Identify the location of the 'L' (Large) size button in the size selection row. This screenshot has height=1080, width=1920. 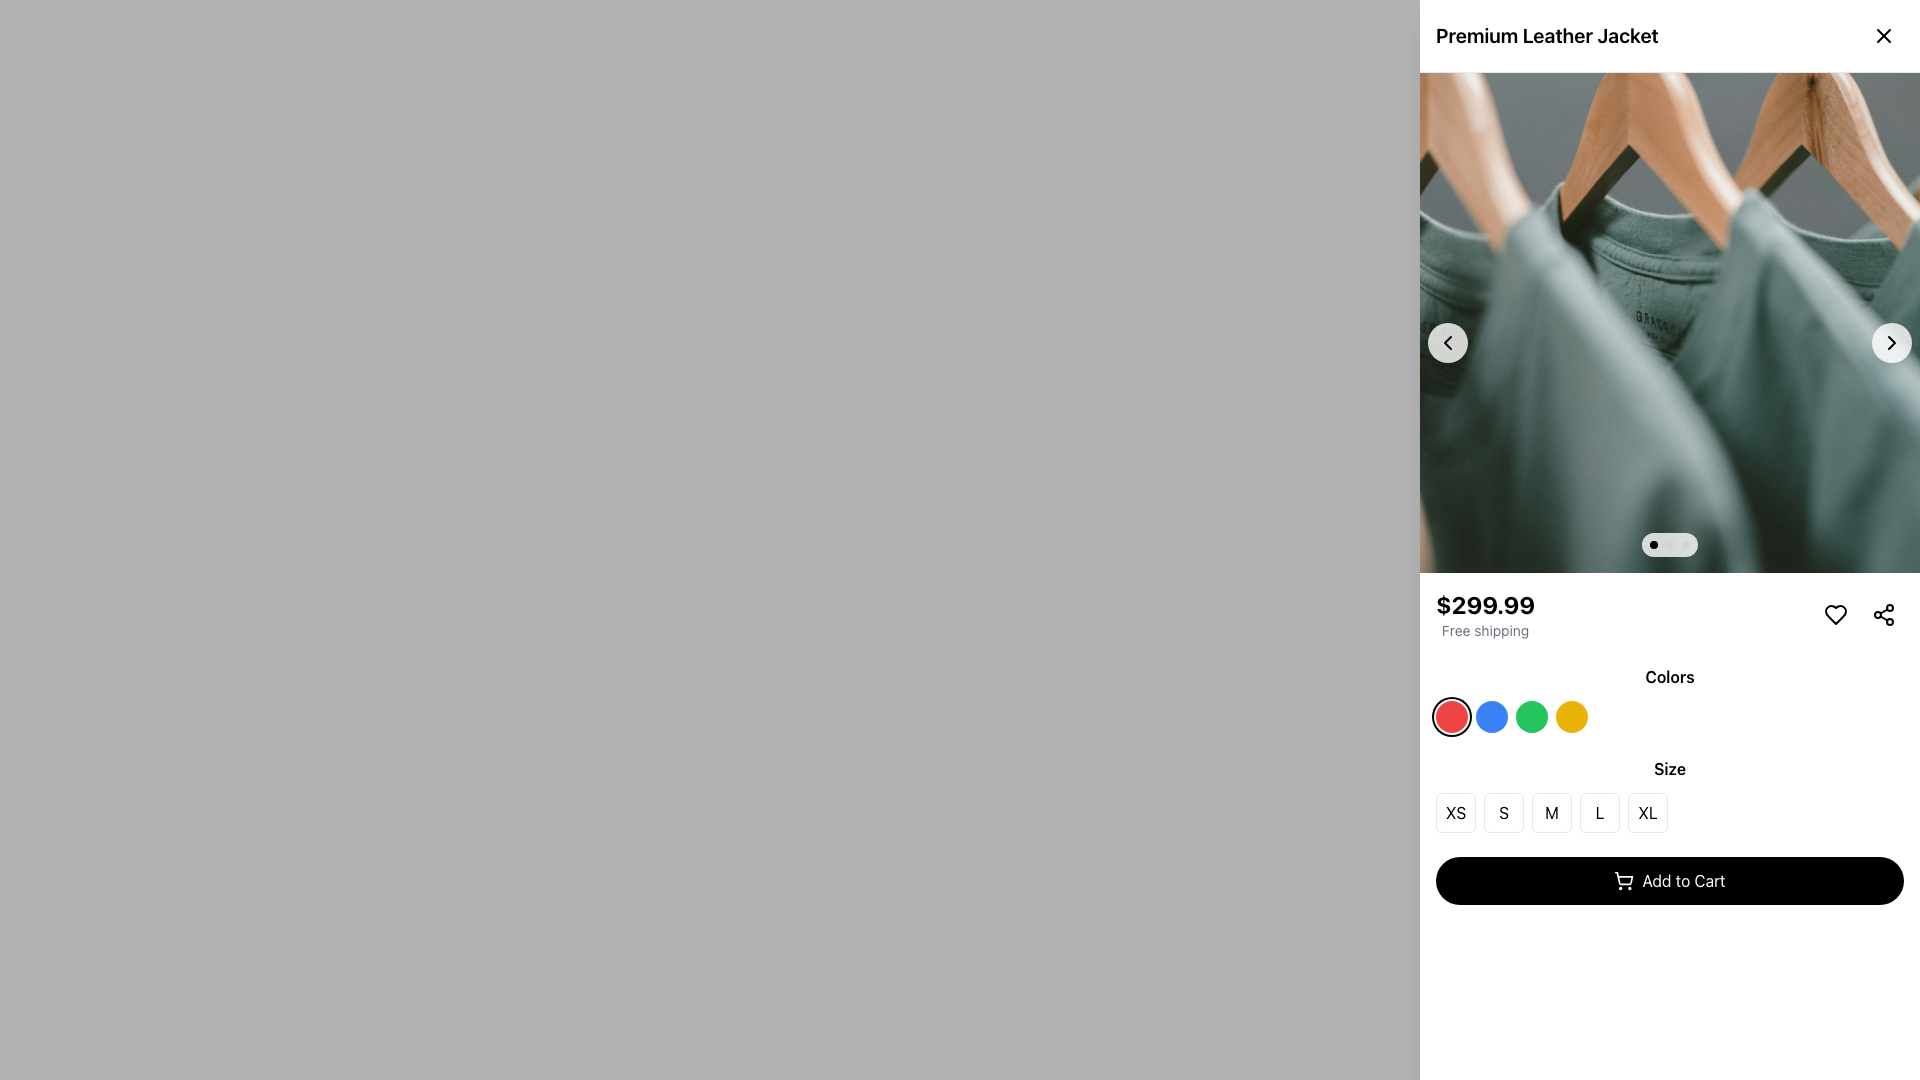
(1598, 813).